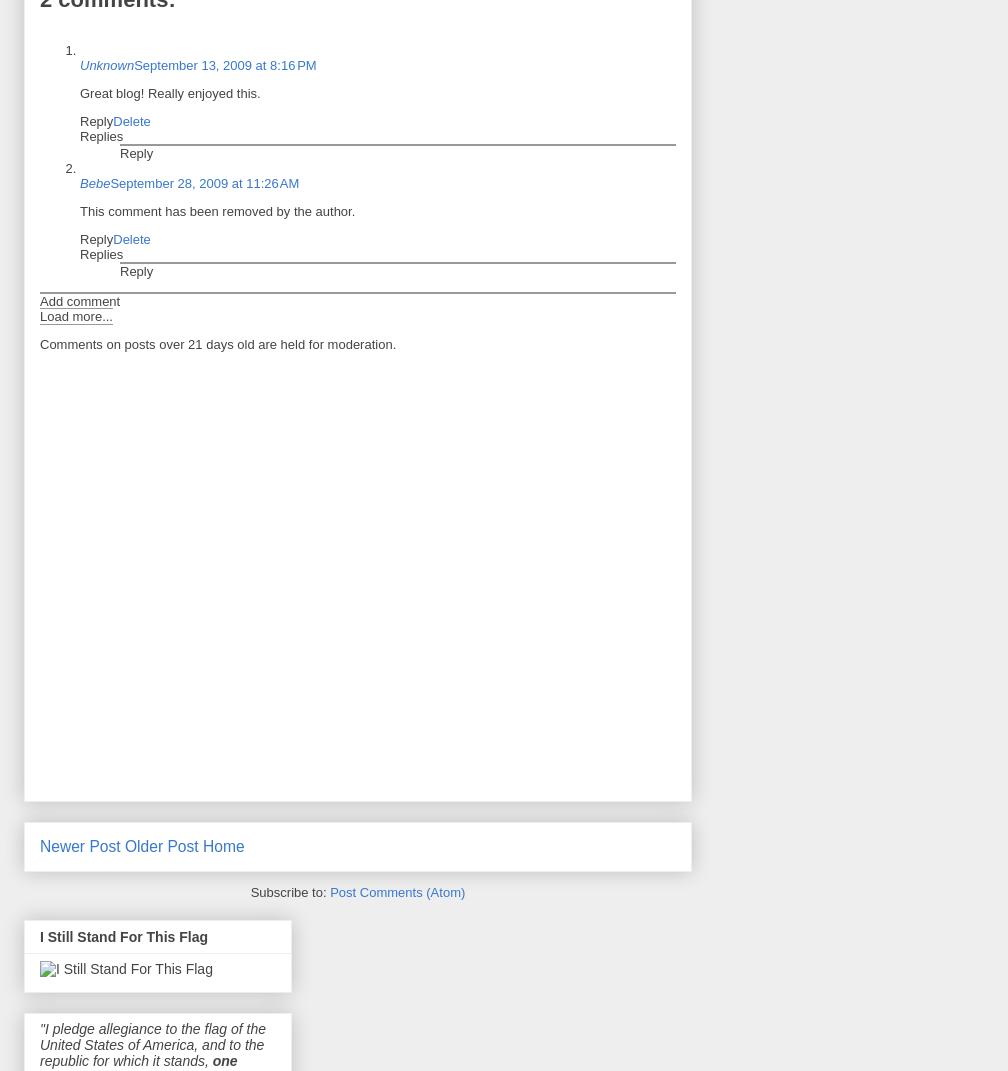 This screenshot has width=1008, height=1071. I want to click on 'Great blog! Really enjoyed this.', so click(170, 92).